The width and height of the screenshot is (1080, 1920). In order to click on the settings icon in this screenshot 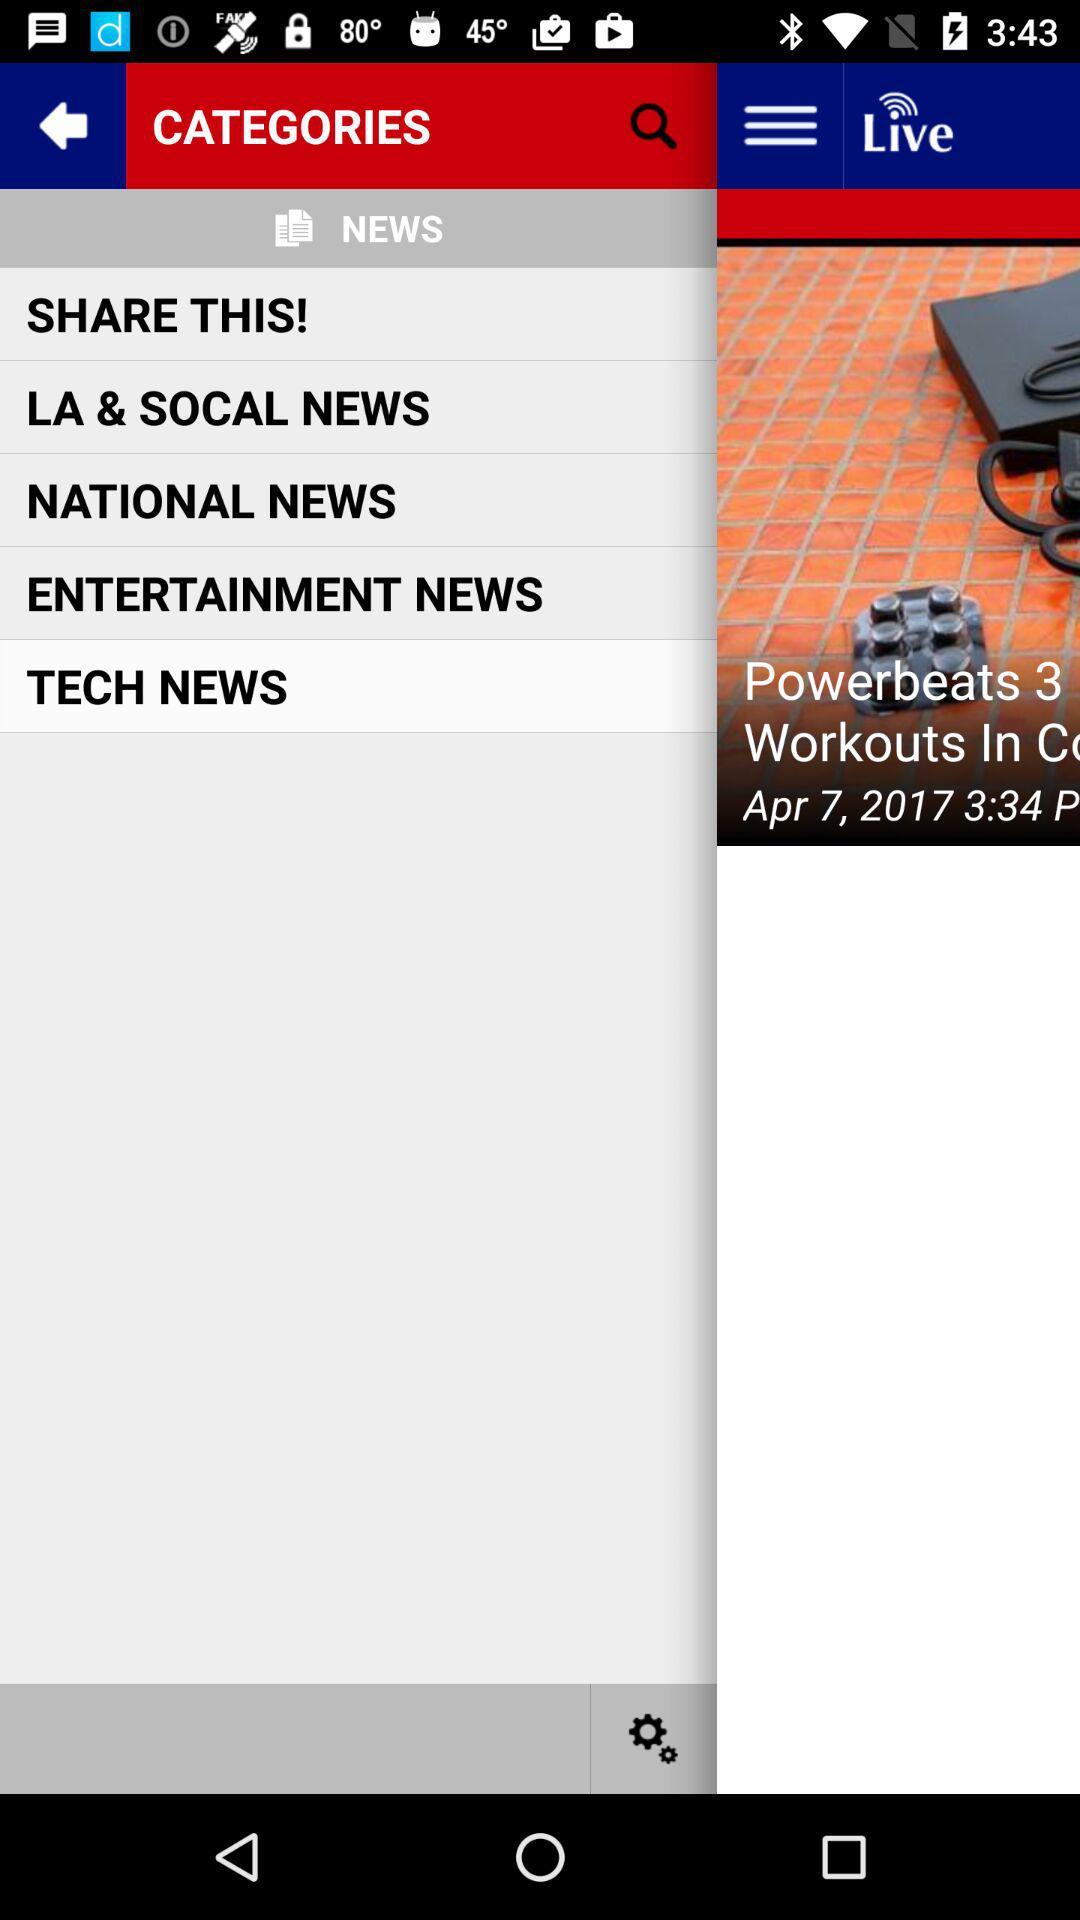, I will do `click(654, 1737)`.